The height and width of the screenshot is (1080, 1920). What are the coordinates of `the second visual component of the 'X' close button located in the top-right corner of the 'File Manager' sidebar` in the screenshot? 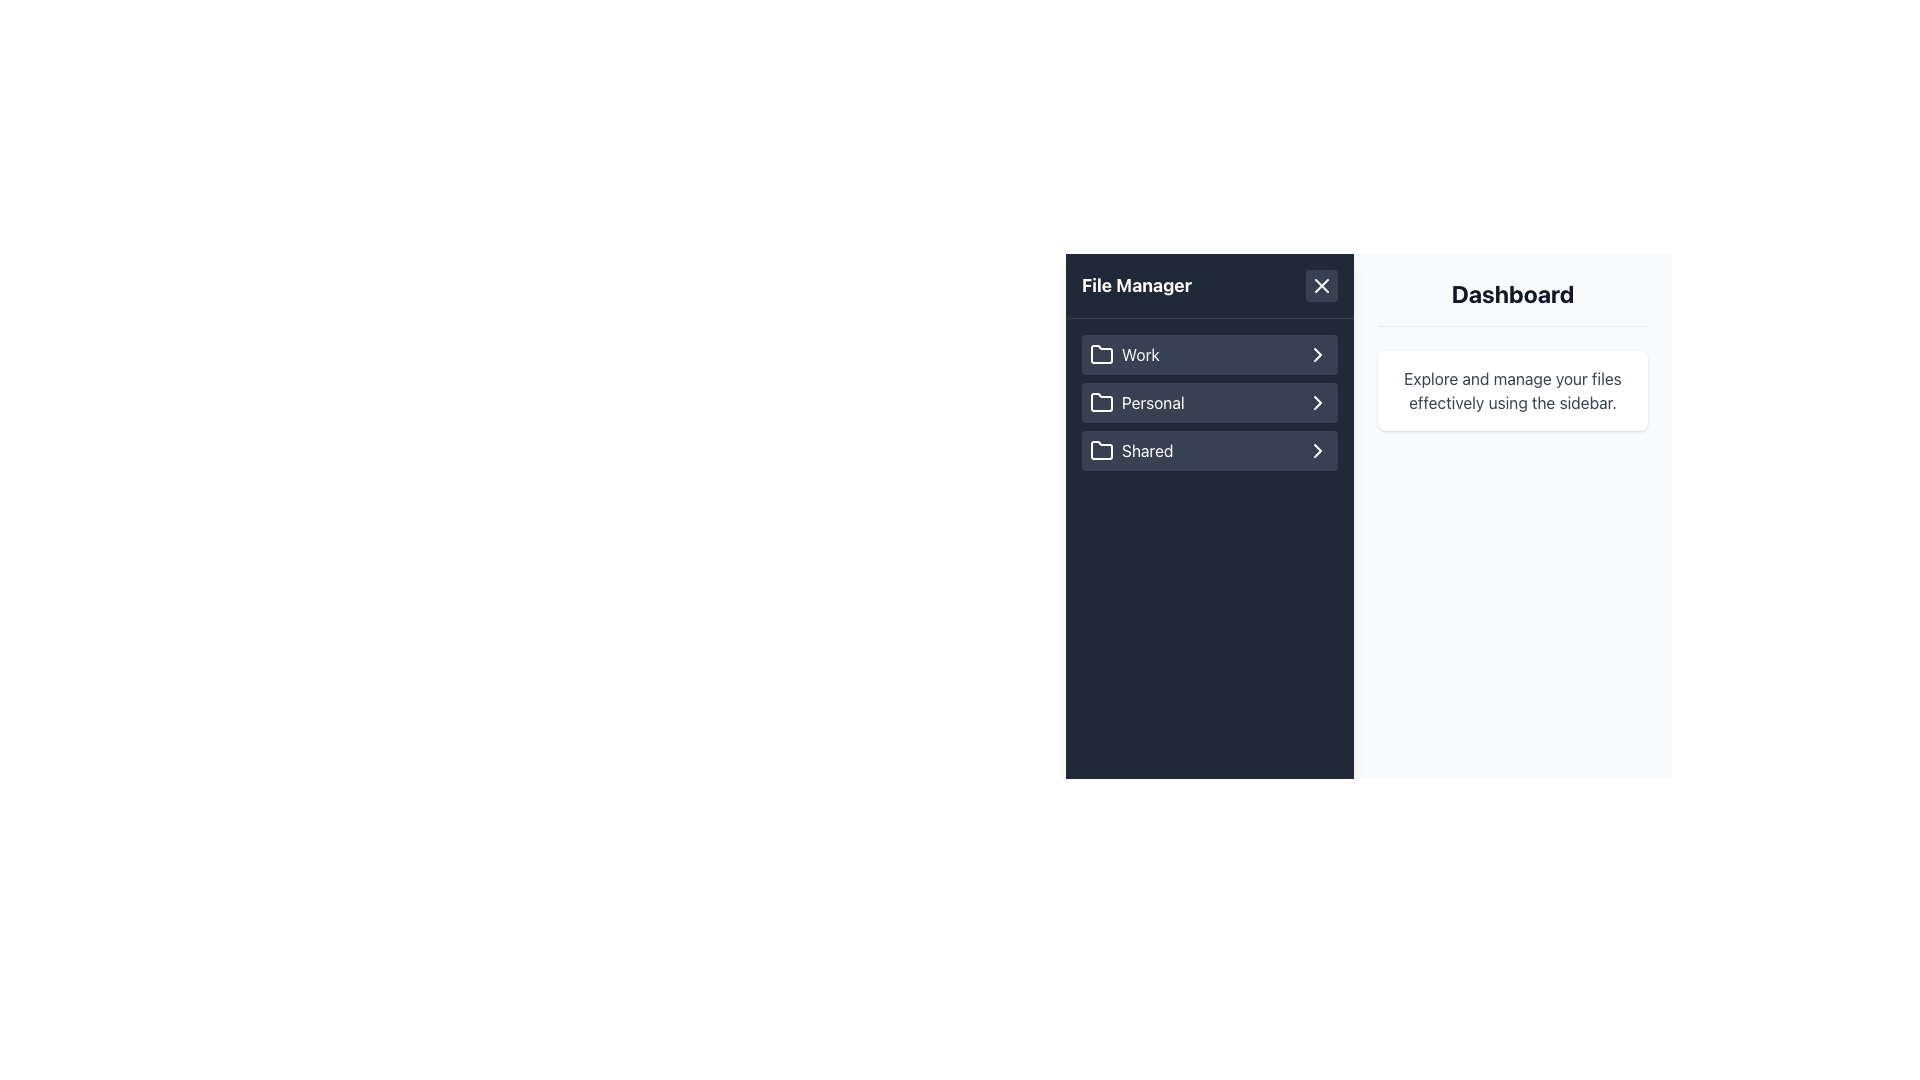 It's located at (1321, 285).